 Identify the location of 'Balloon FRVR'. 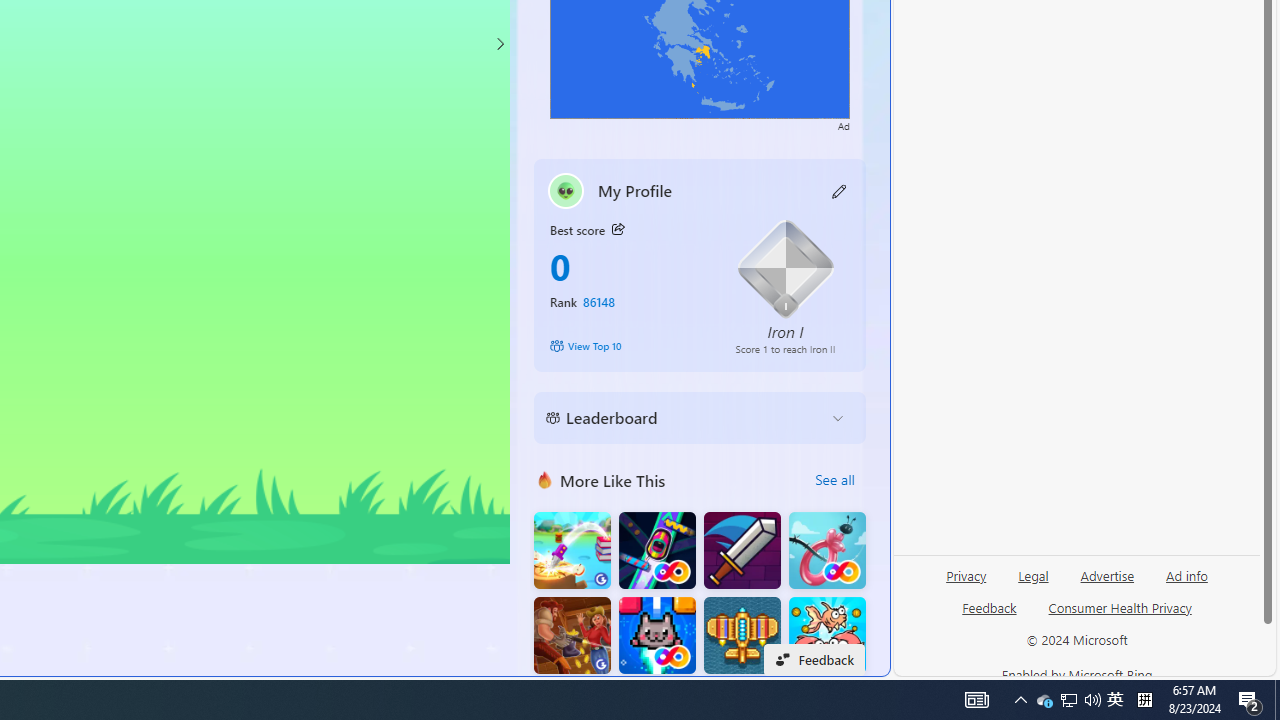
(827, 550).